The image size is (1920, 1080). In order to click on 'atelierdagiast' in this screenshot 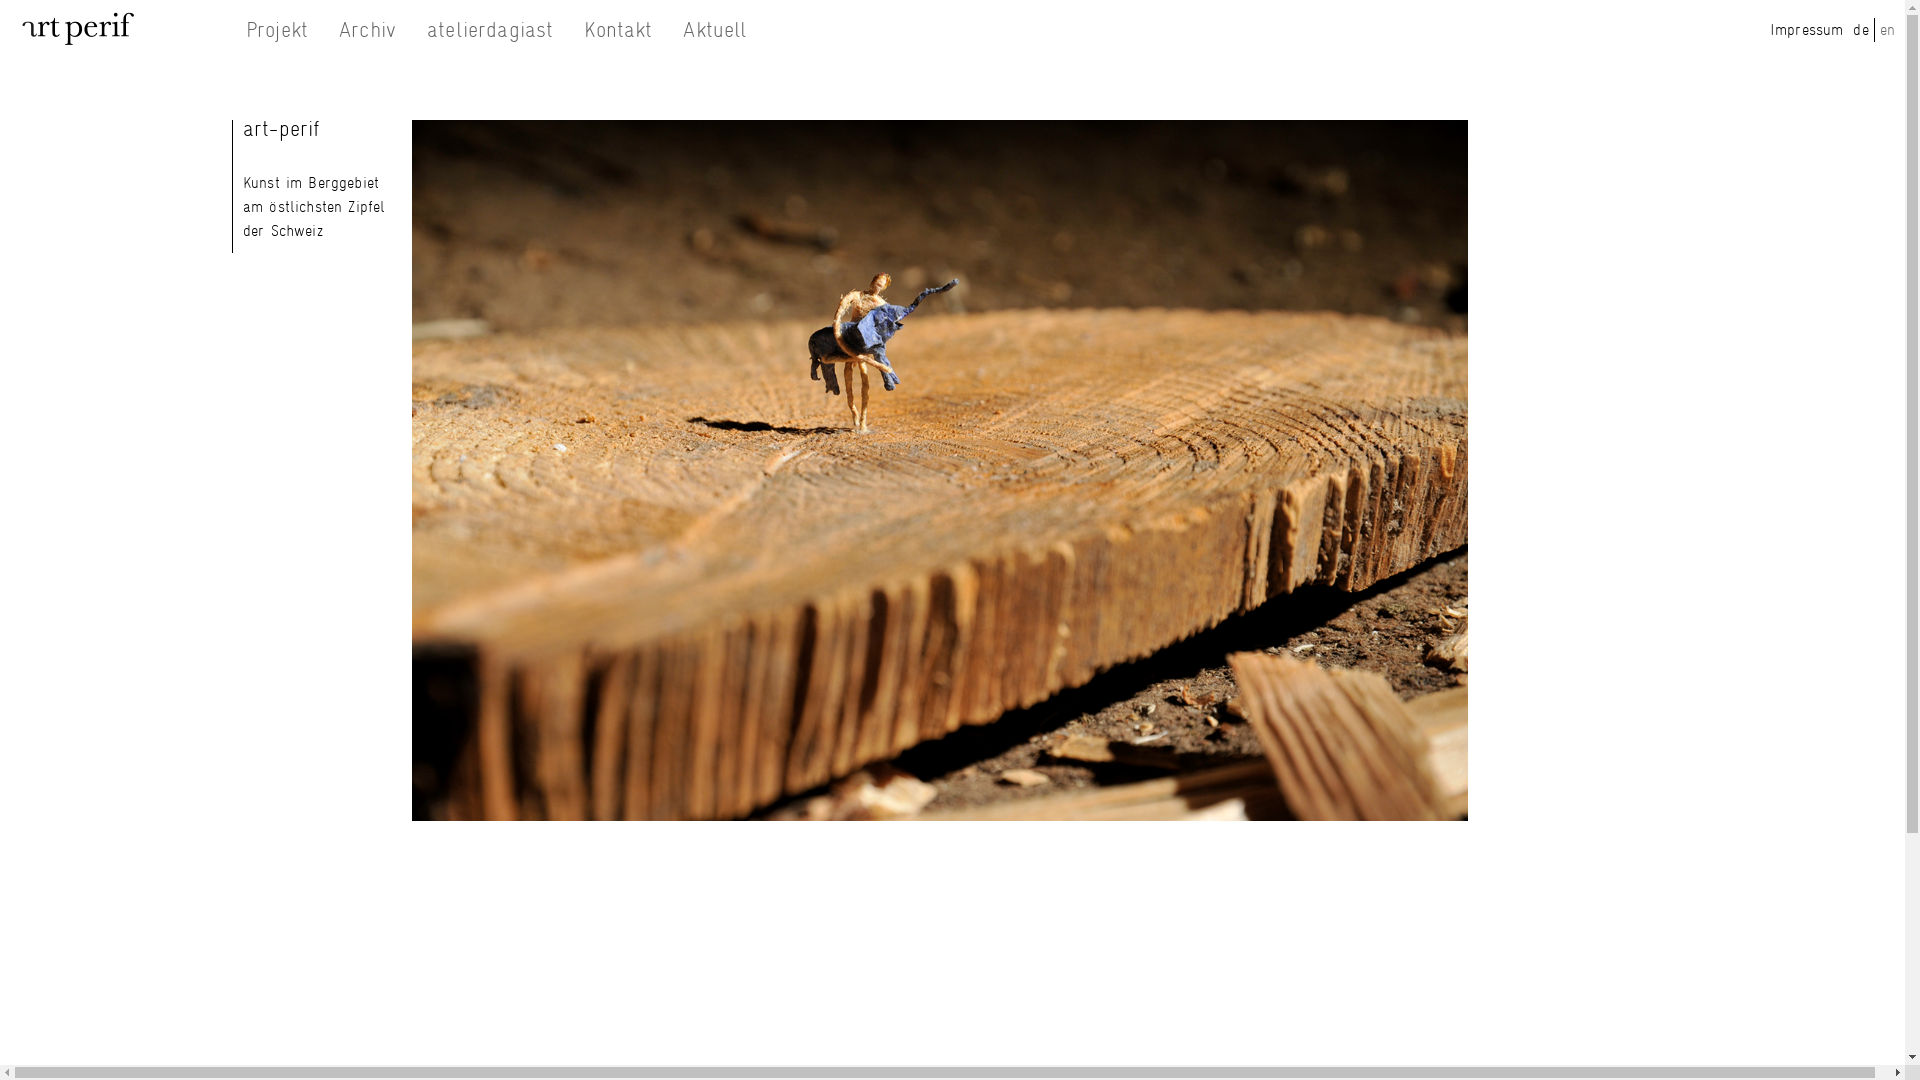, I will do `click(426, 29)`.